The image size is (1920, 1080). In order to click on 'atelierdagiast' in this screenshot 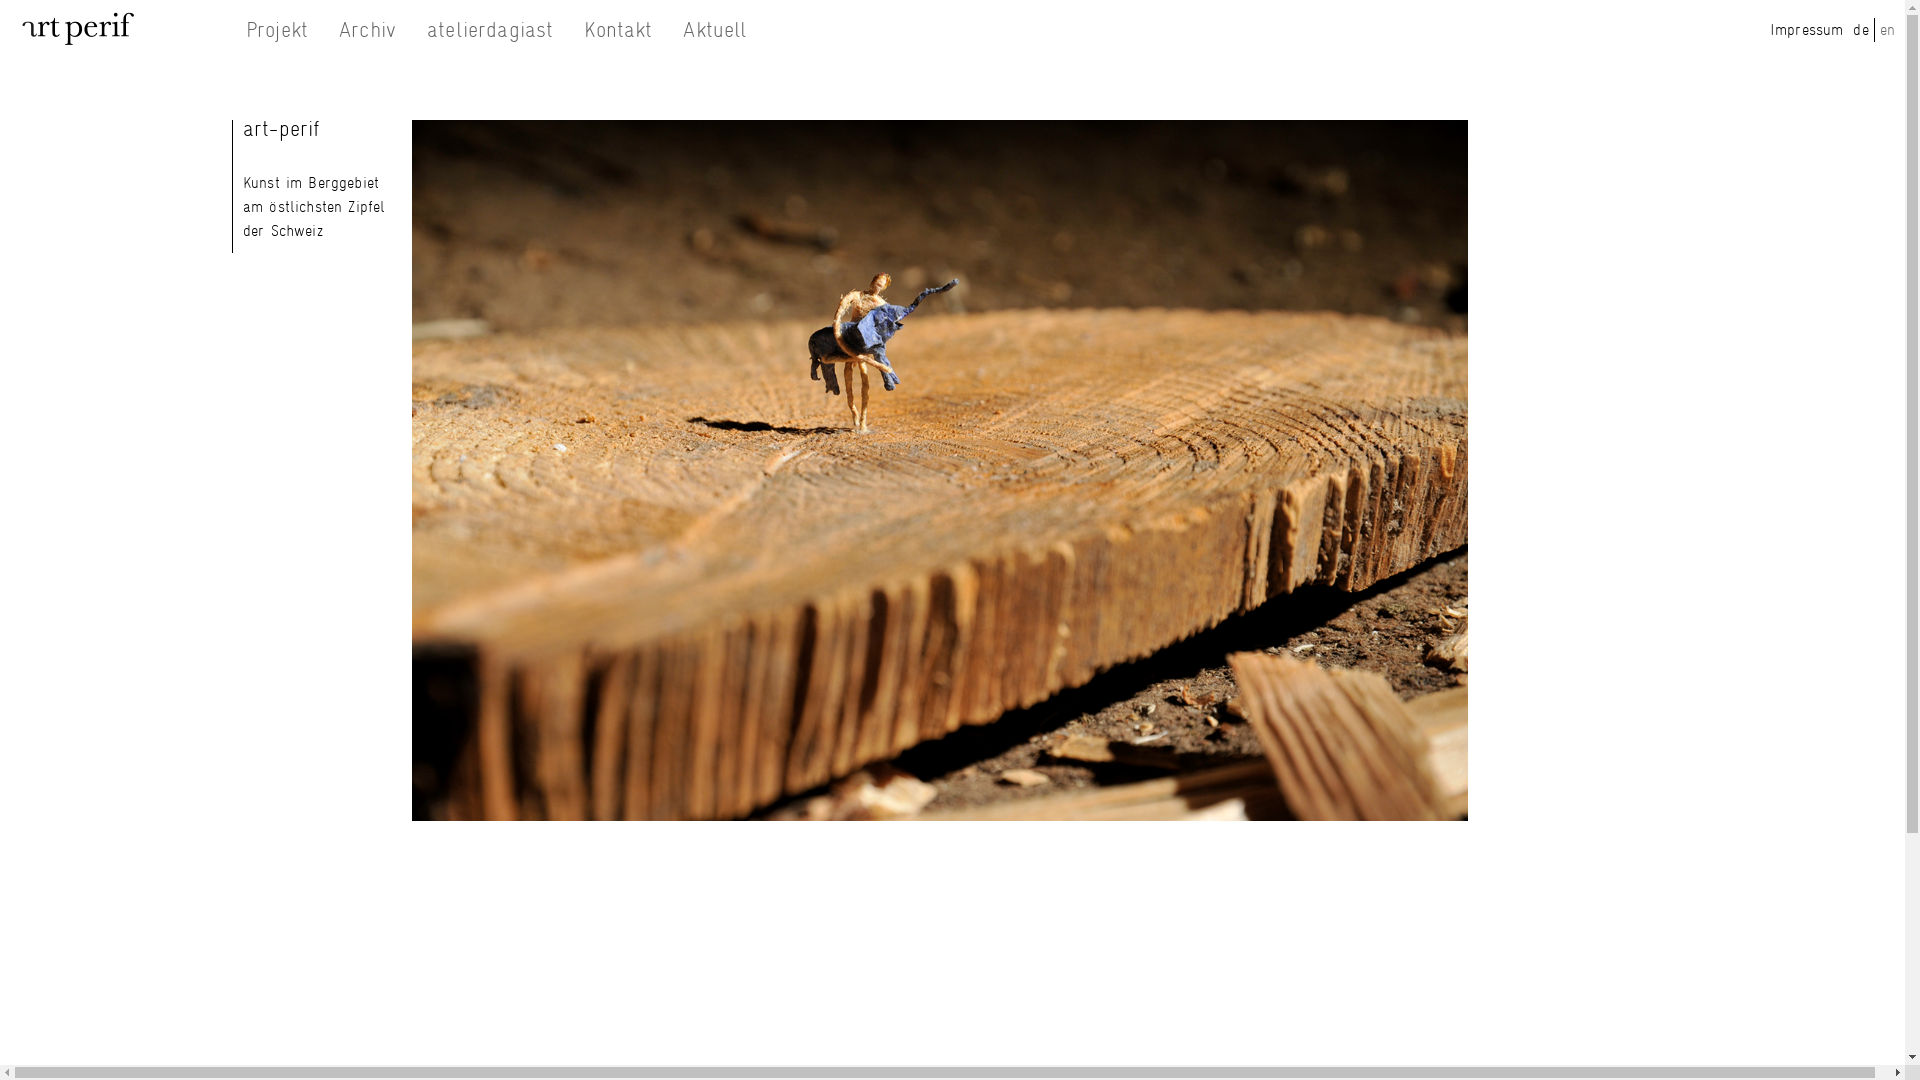, I will do `click(426, 29)`.